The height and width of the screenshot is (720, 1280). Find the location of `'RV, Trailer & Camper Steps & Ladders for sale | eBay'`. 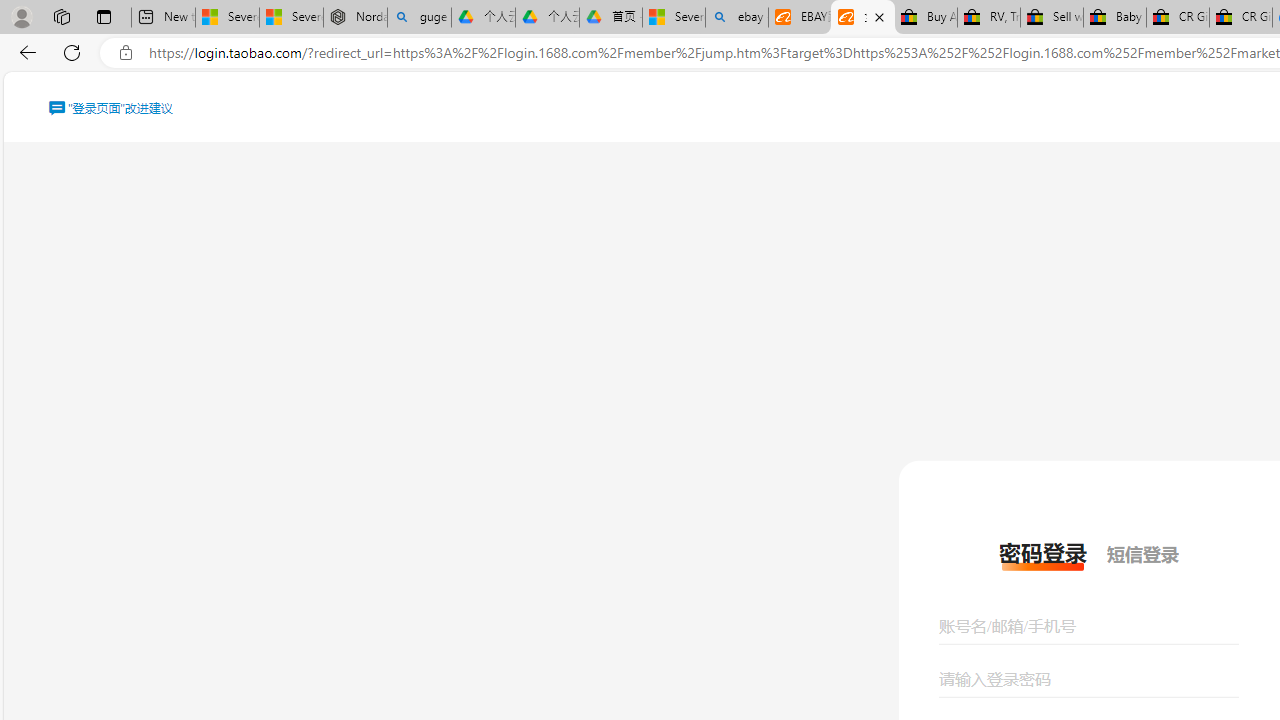

'RV, Trailer & Camper Steps & Ladders for sale | eBay' is located at coordinates (988, 17).